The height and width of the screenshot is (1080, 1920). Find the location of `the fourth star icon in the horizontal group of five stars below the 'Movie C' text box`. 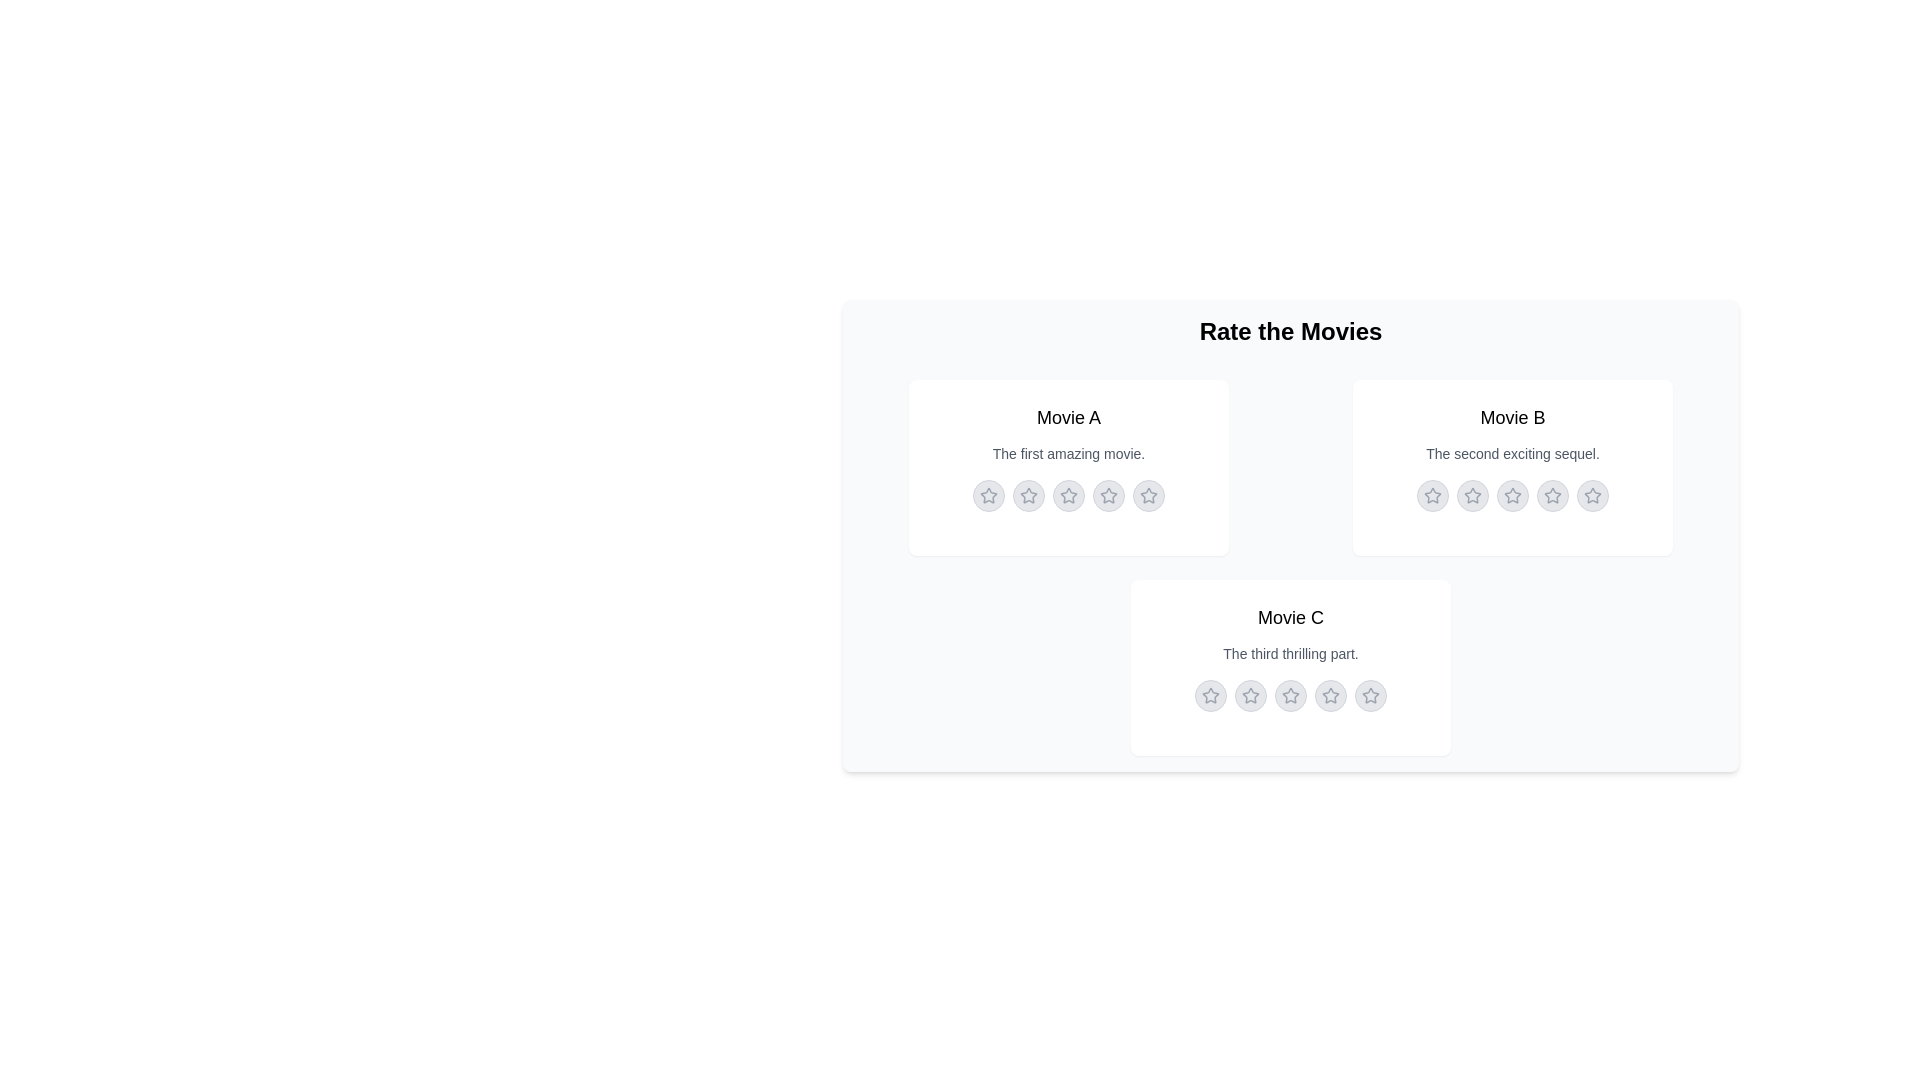

the fourth star icon in the horizontal group of five stars below the 'Movie C' text box is located at coordinates (1330, 694).